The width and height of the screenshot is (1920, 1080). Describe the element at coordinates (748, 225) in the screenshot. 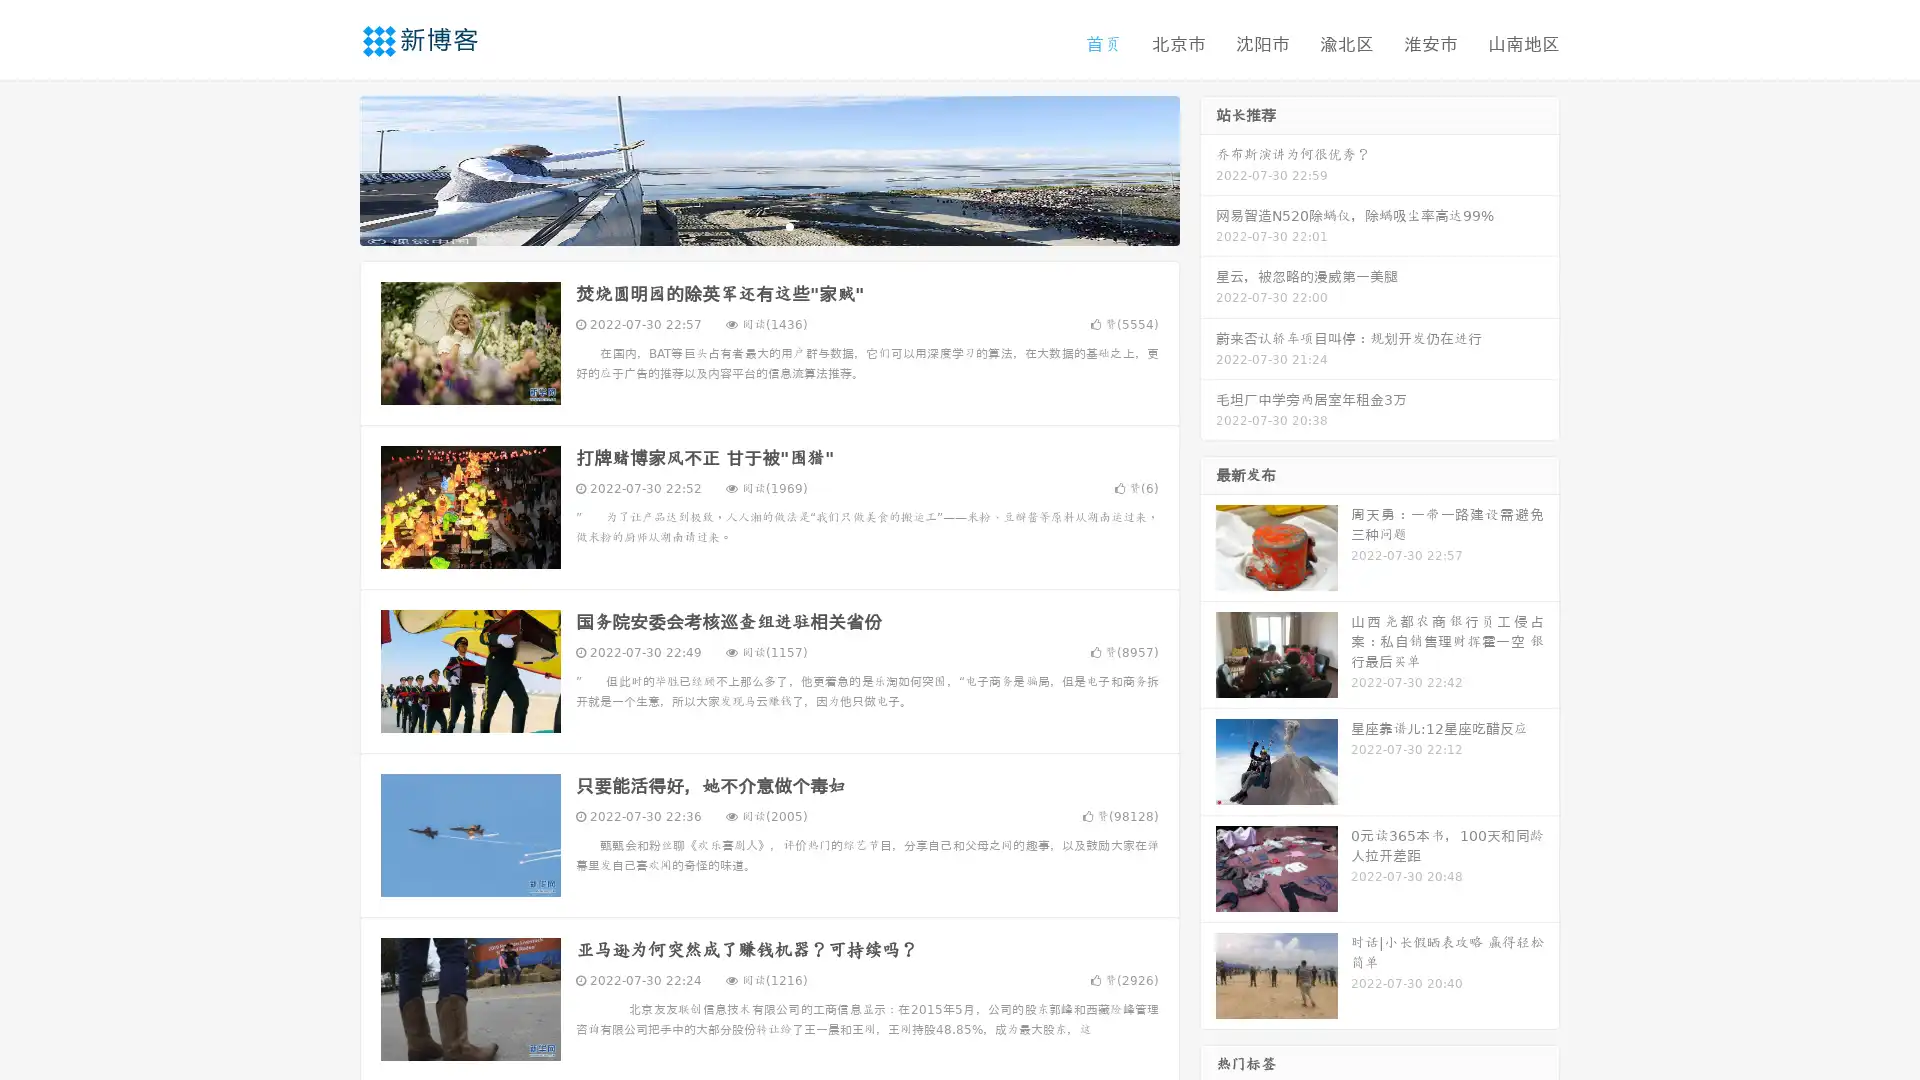

I see `Go to slide 1` at that location.